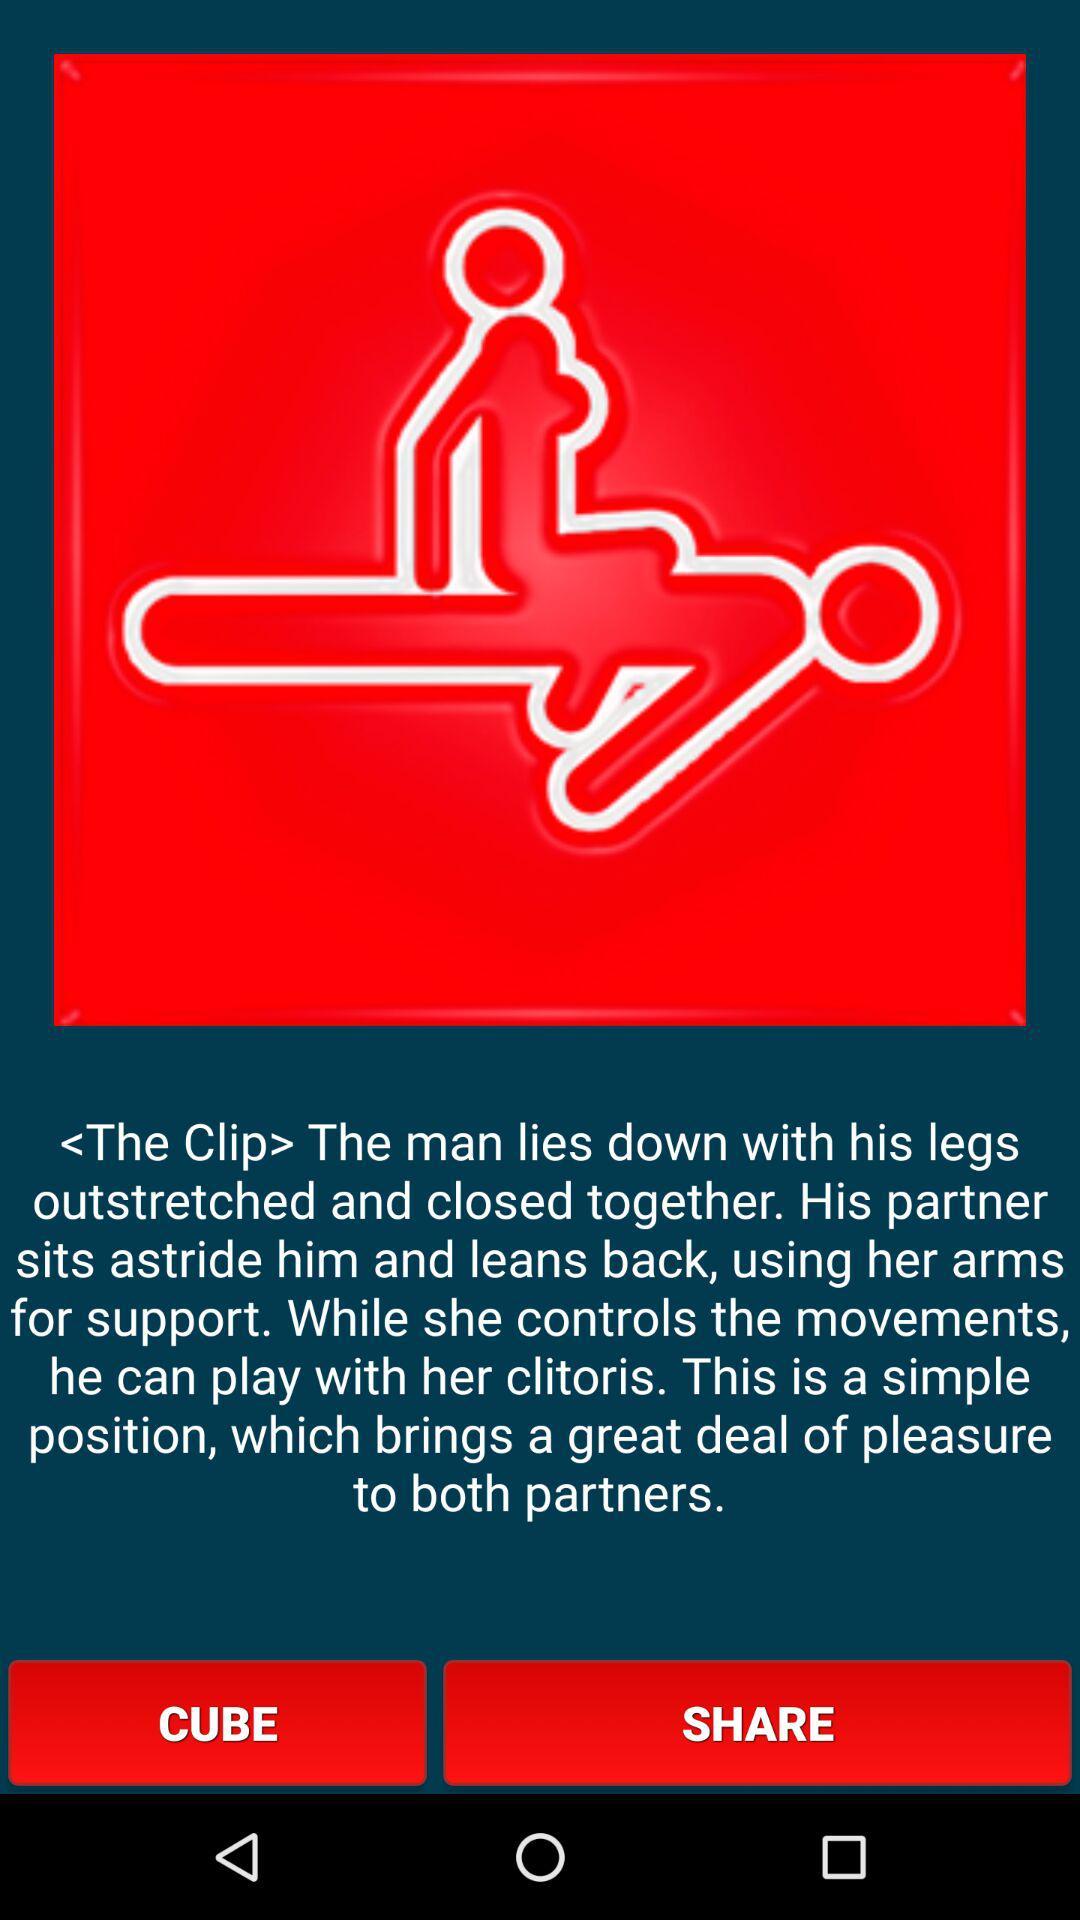  I want to click on cube at the bottom left corner, so click(217, 1721).